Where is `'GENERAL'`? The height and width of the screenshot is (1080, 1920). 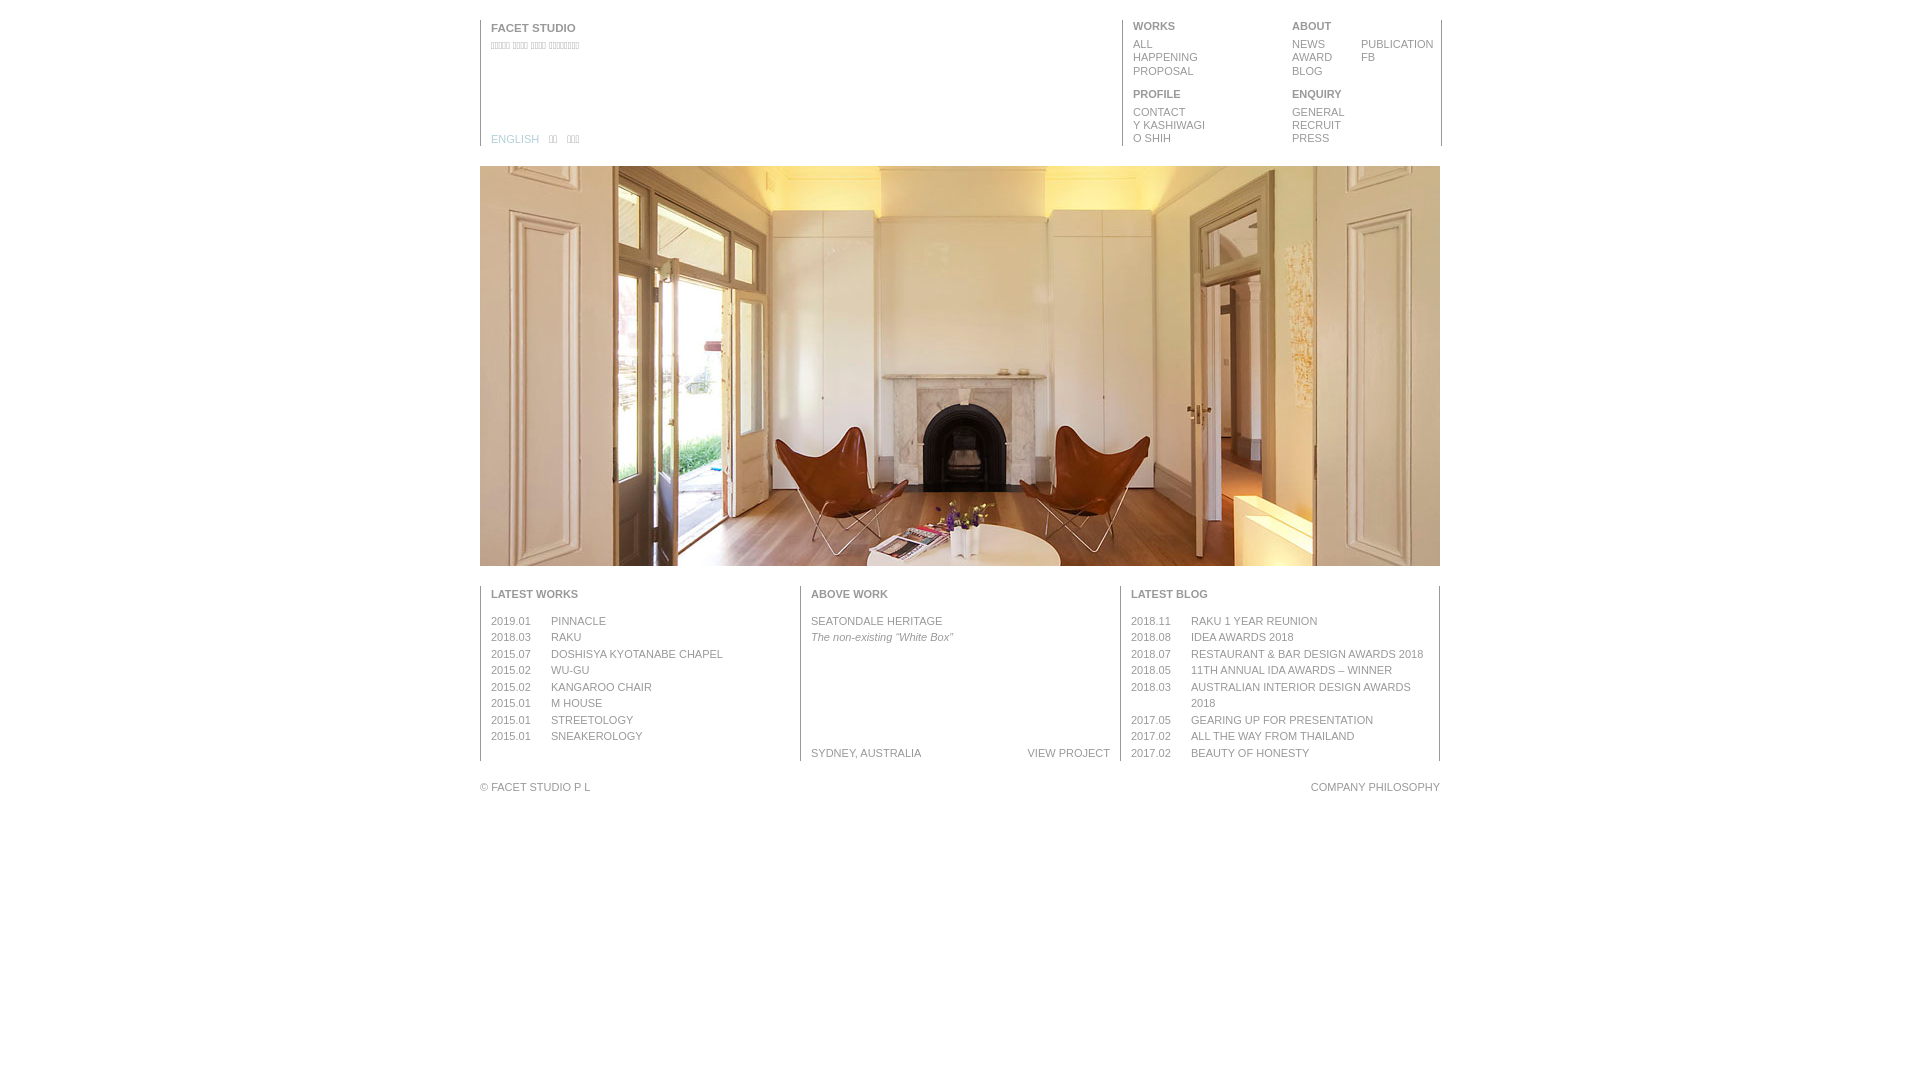
'GENERAL' is located at coordinates (1365, 112).